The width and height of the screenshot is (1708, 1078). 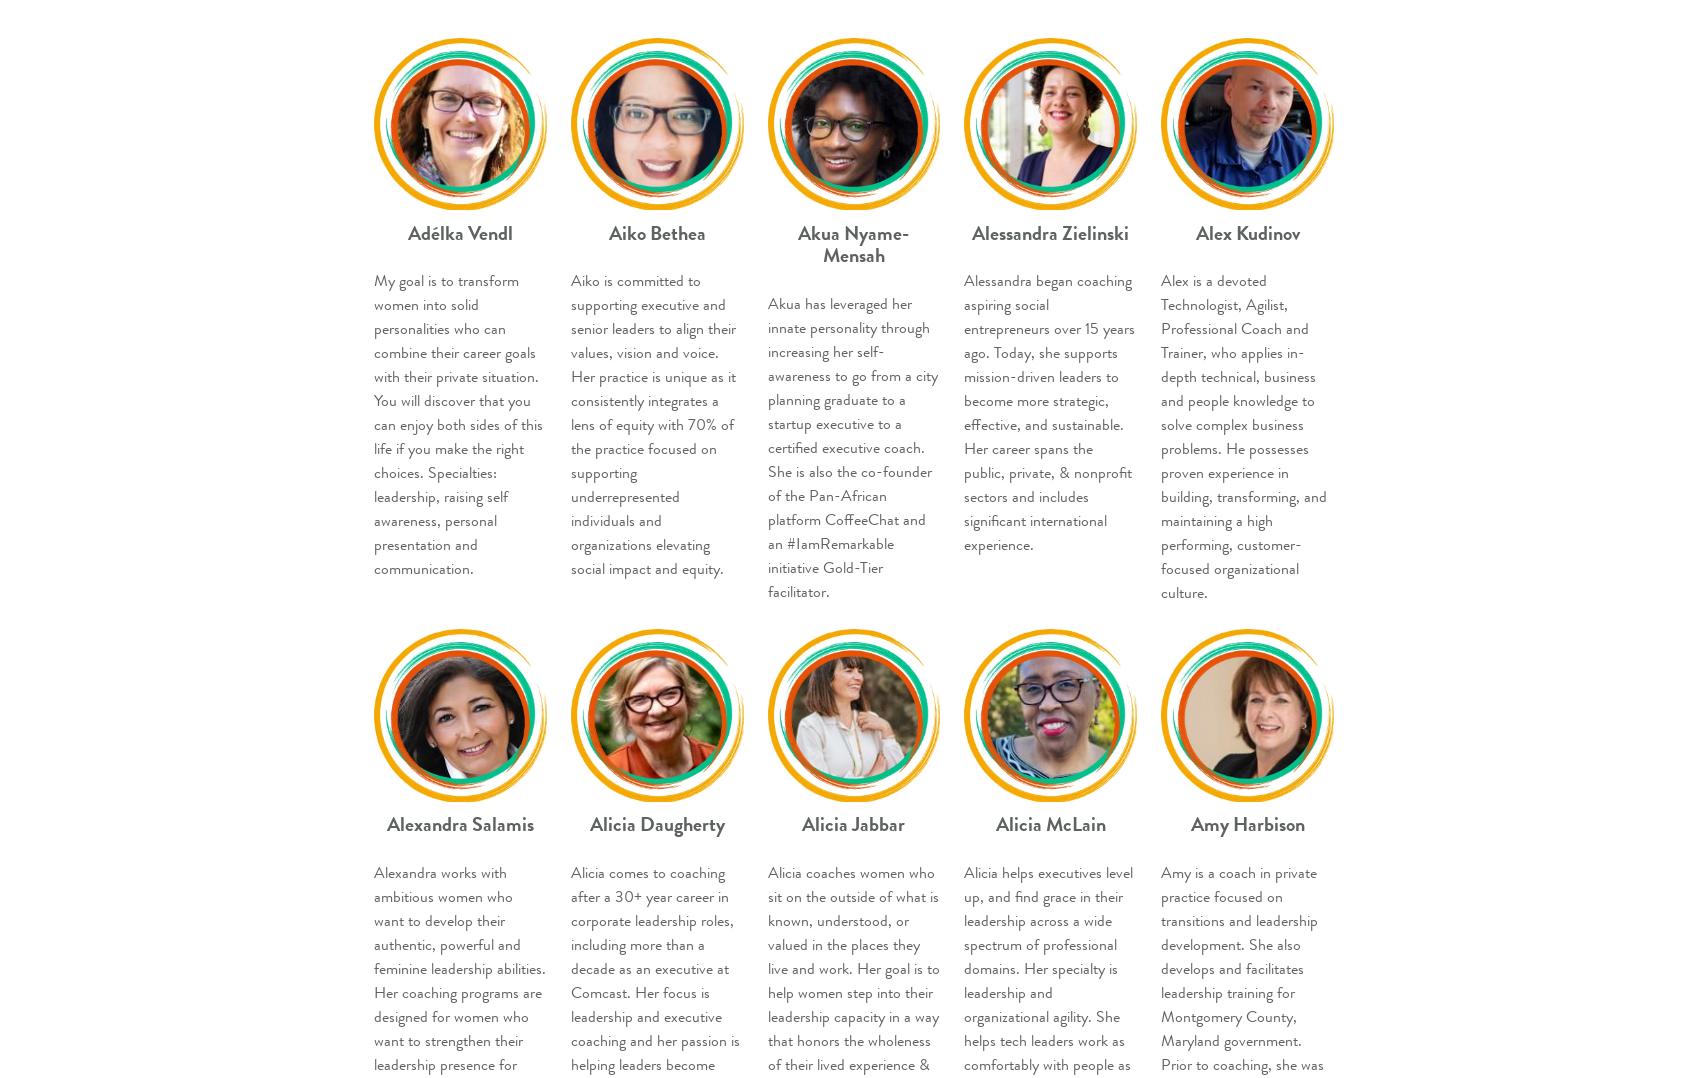 I want to click on 'Alessandra Zielinski', so click(x=1050, y=231).